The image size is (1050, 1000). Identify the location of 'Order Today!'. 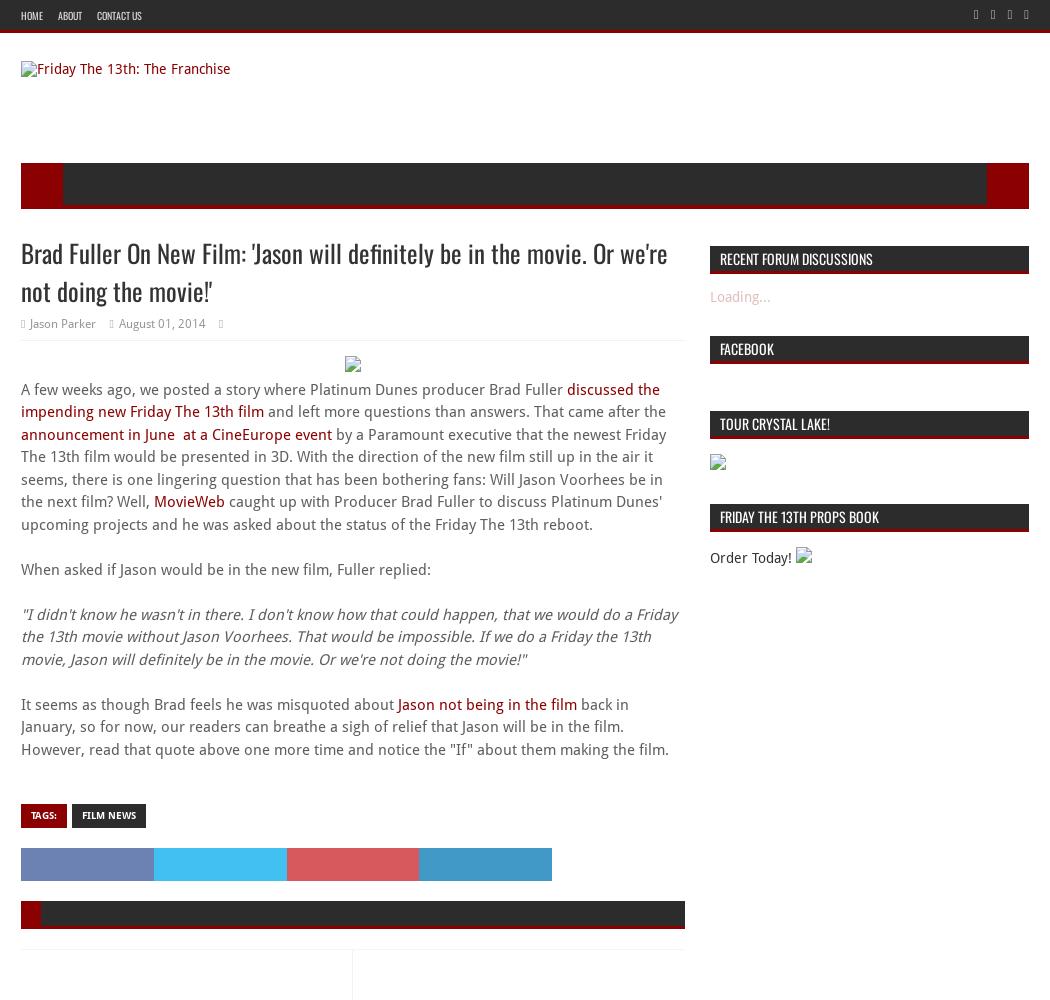
(752, 558).